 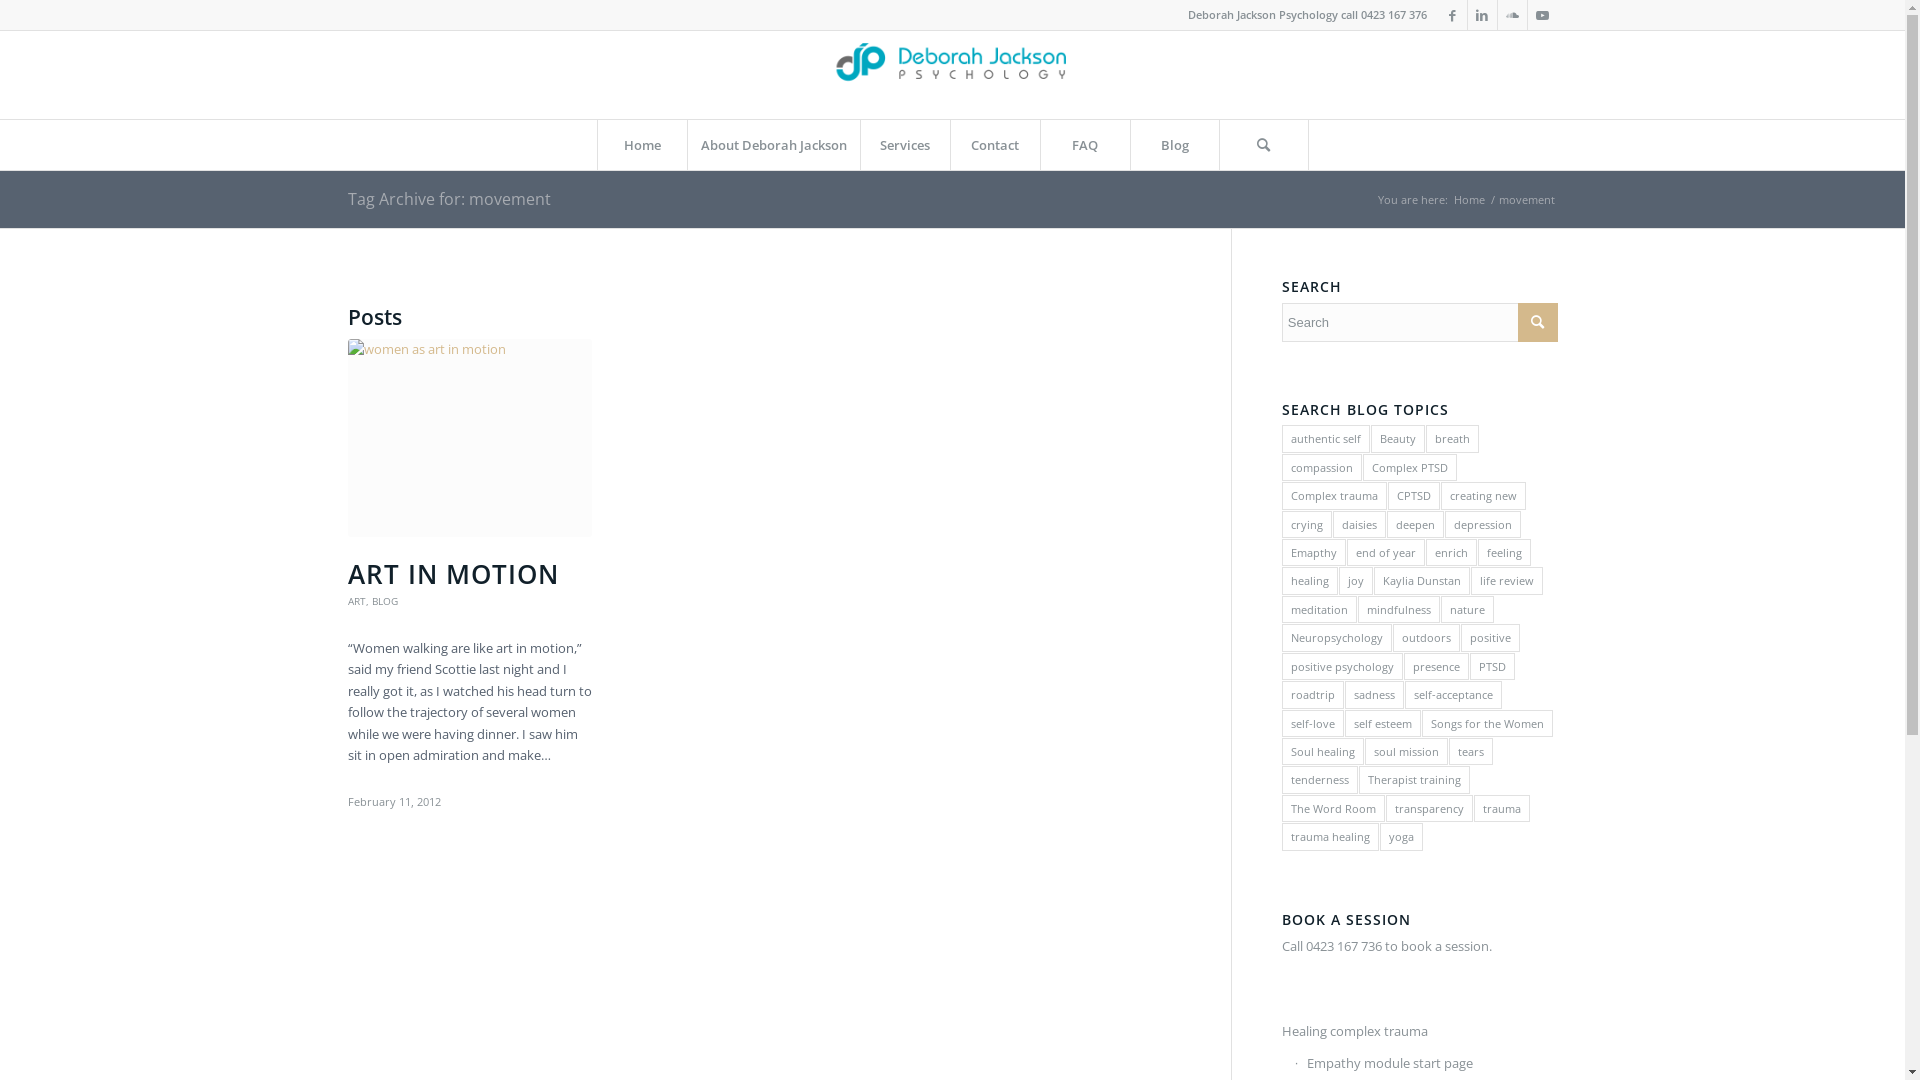 What do you see at coordinates (904, 144) in the screenshot?
I see `'Services'` at bounding box center [904, 144].